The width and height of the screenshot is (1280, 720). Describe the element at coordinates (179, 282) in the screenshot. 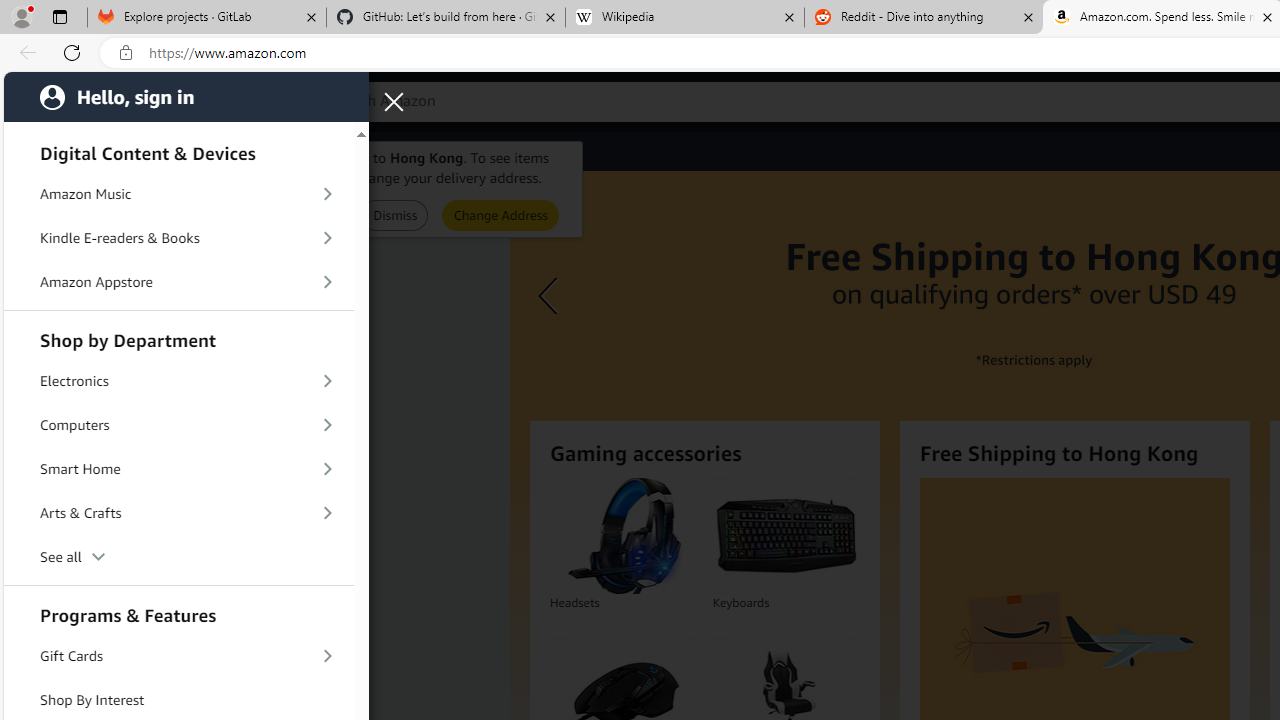

I see `'Amazon Appstore'` at that location.